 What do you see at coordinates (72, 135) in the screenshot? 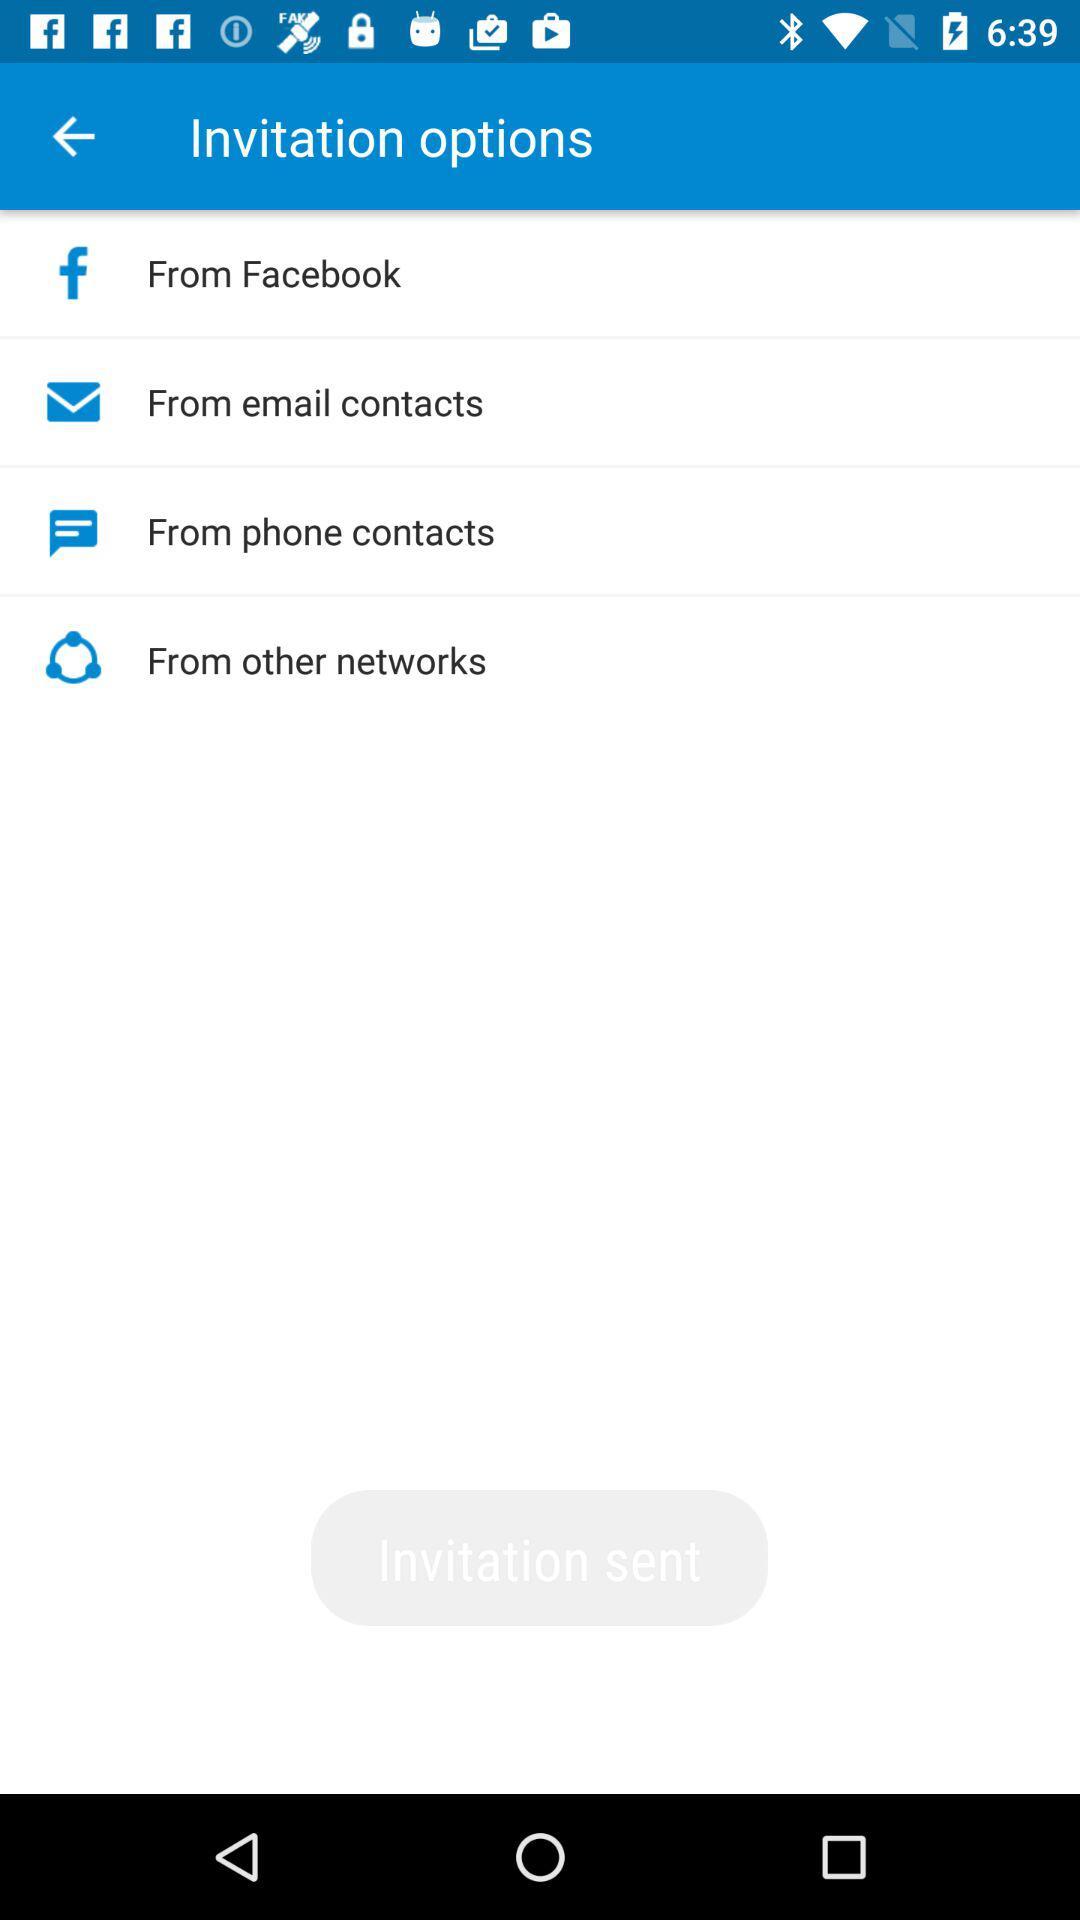
I see `icon next to the invitation options item` at bounding box center [72, 135].